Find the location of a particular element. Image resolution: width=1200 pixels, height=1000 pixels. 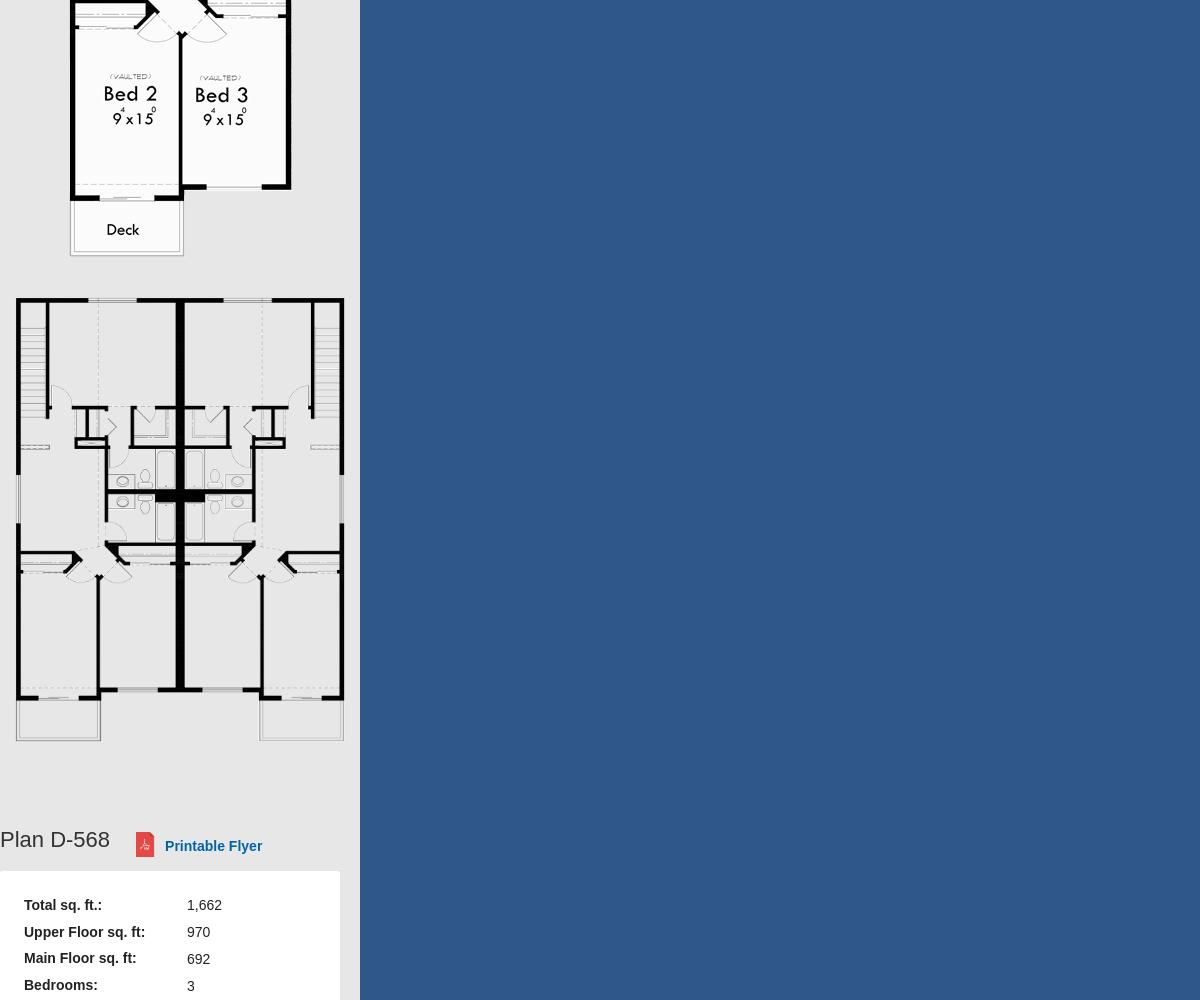

'Bedrooms:' is located at coordinates (60, 984).